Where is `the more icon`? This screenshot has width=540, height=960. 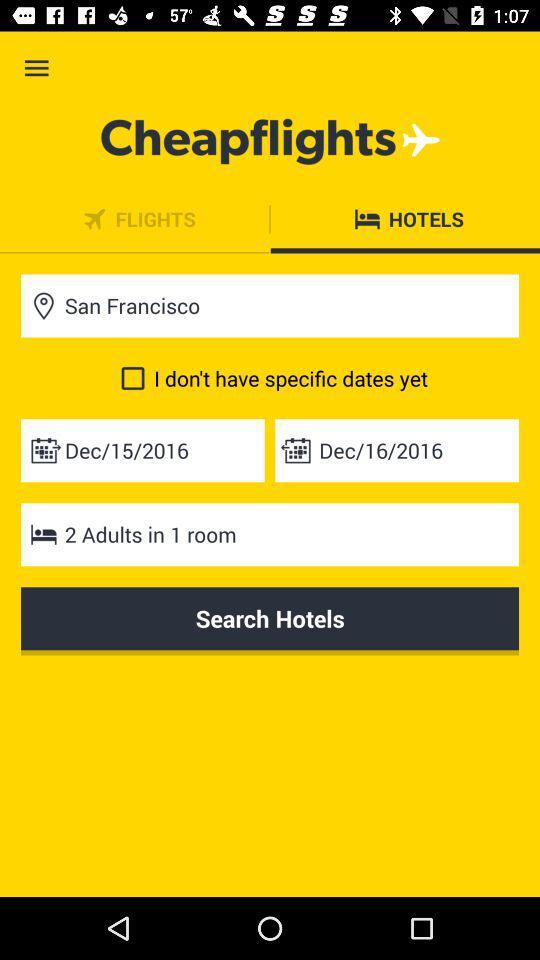 the more icon is located at coordinates (134, 219).